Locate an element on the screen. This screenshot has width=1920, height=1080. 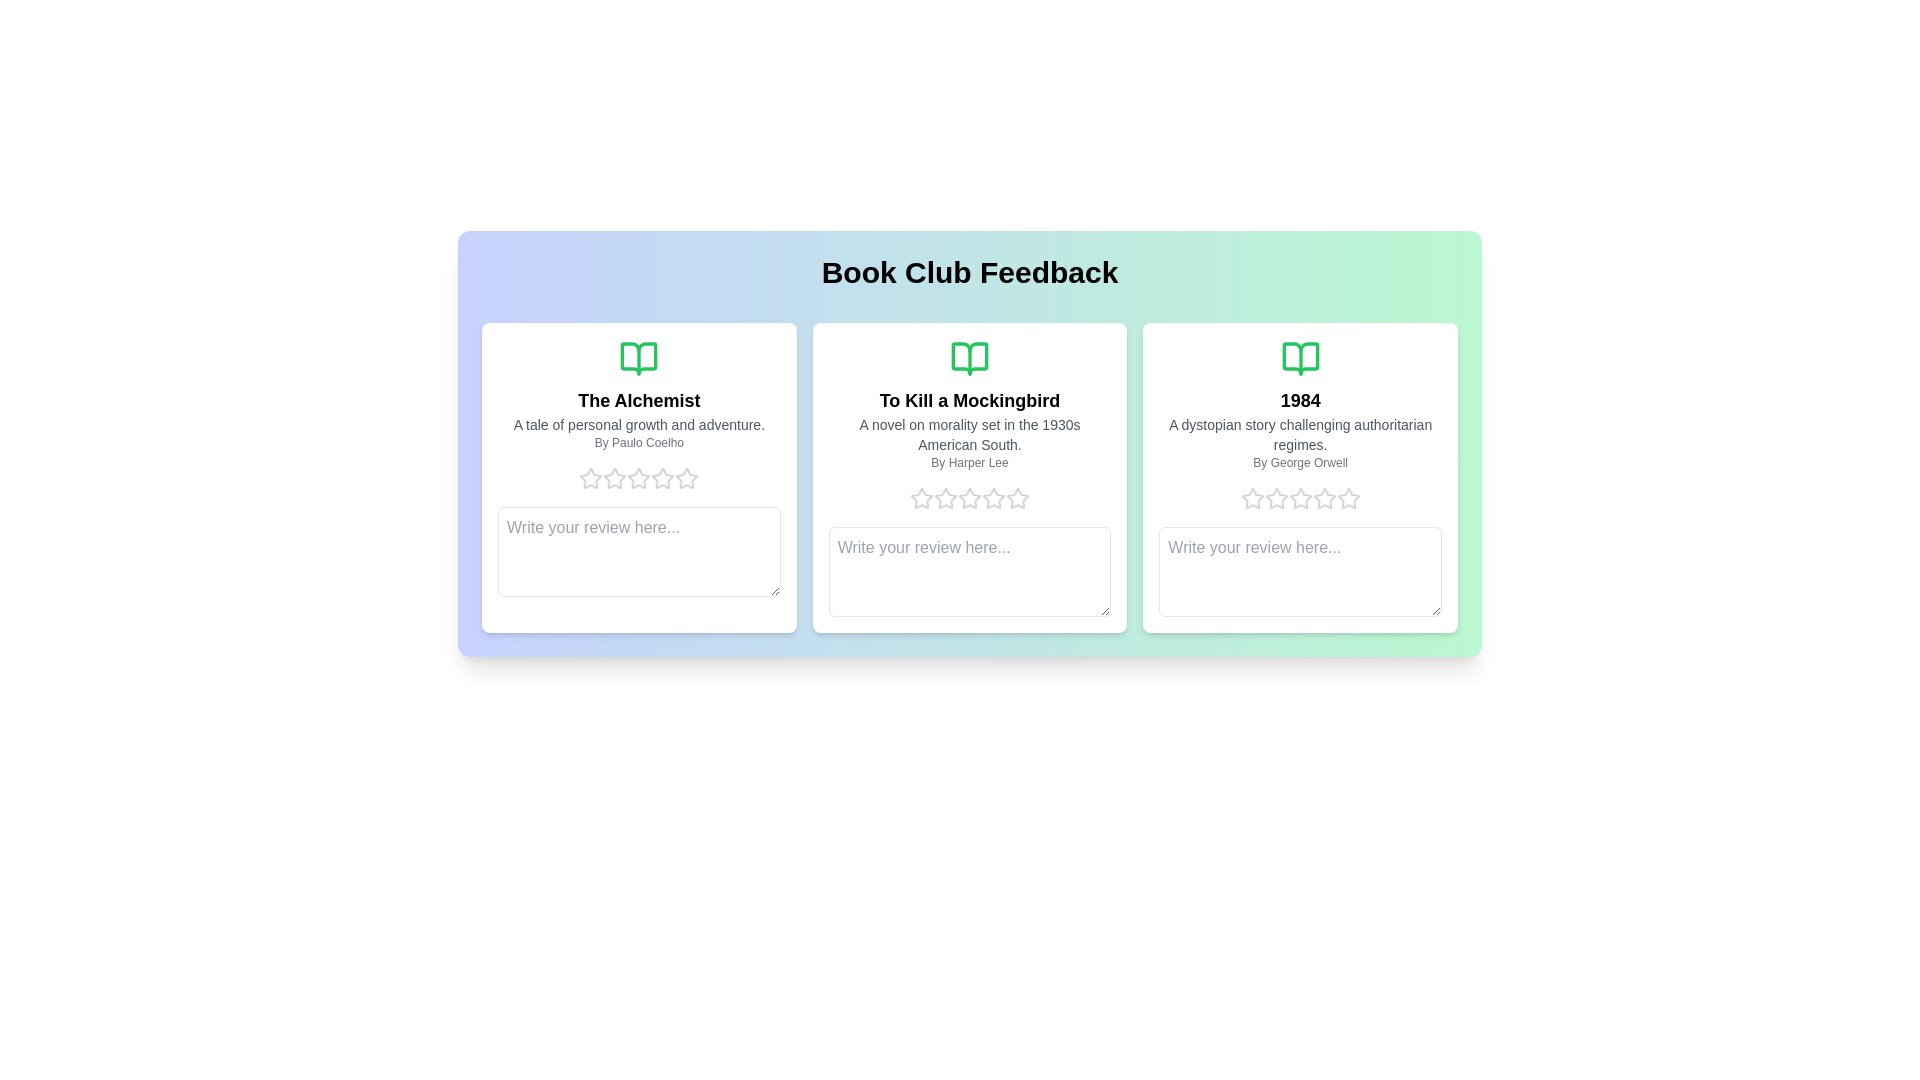
the fifth star in the row of five stars representing a rating option for 'To Kill a Mockingbird' is located at coordinates (993, 497).